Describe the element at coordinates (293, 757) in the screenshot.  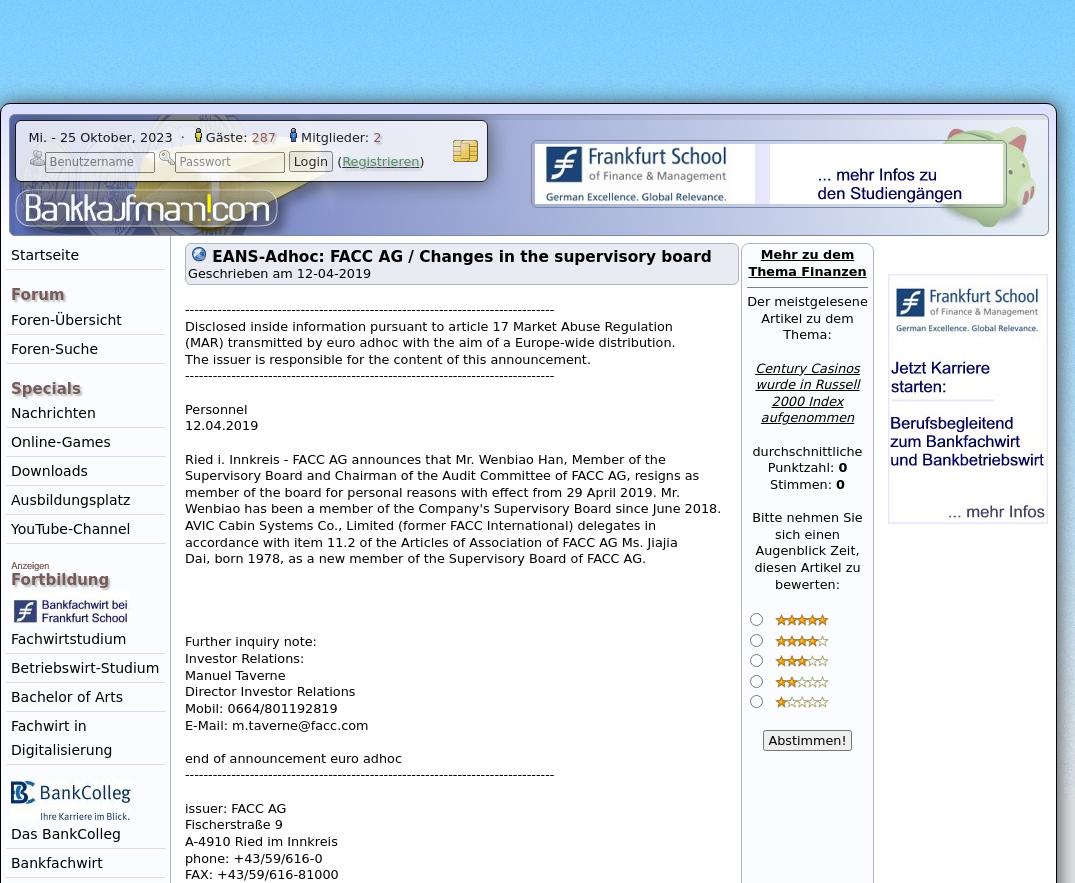
I see `'end of announcement                         euro adhoc'` at that location.